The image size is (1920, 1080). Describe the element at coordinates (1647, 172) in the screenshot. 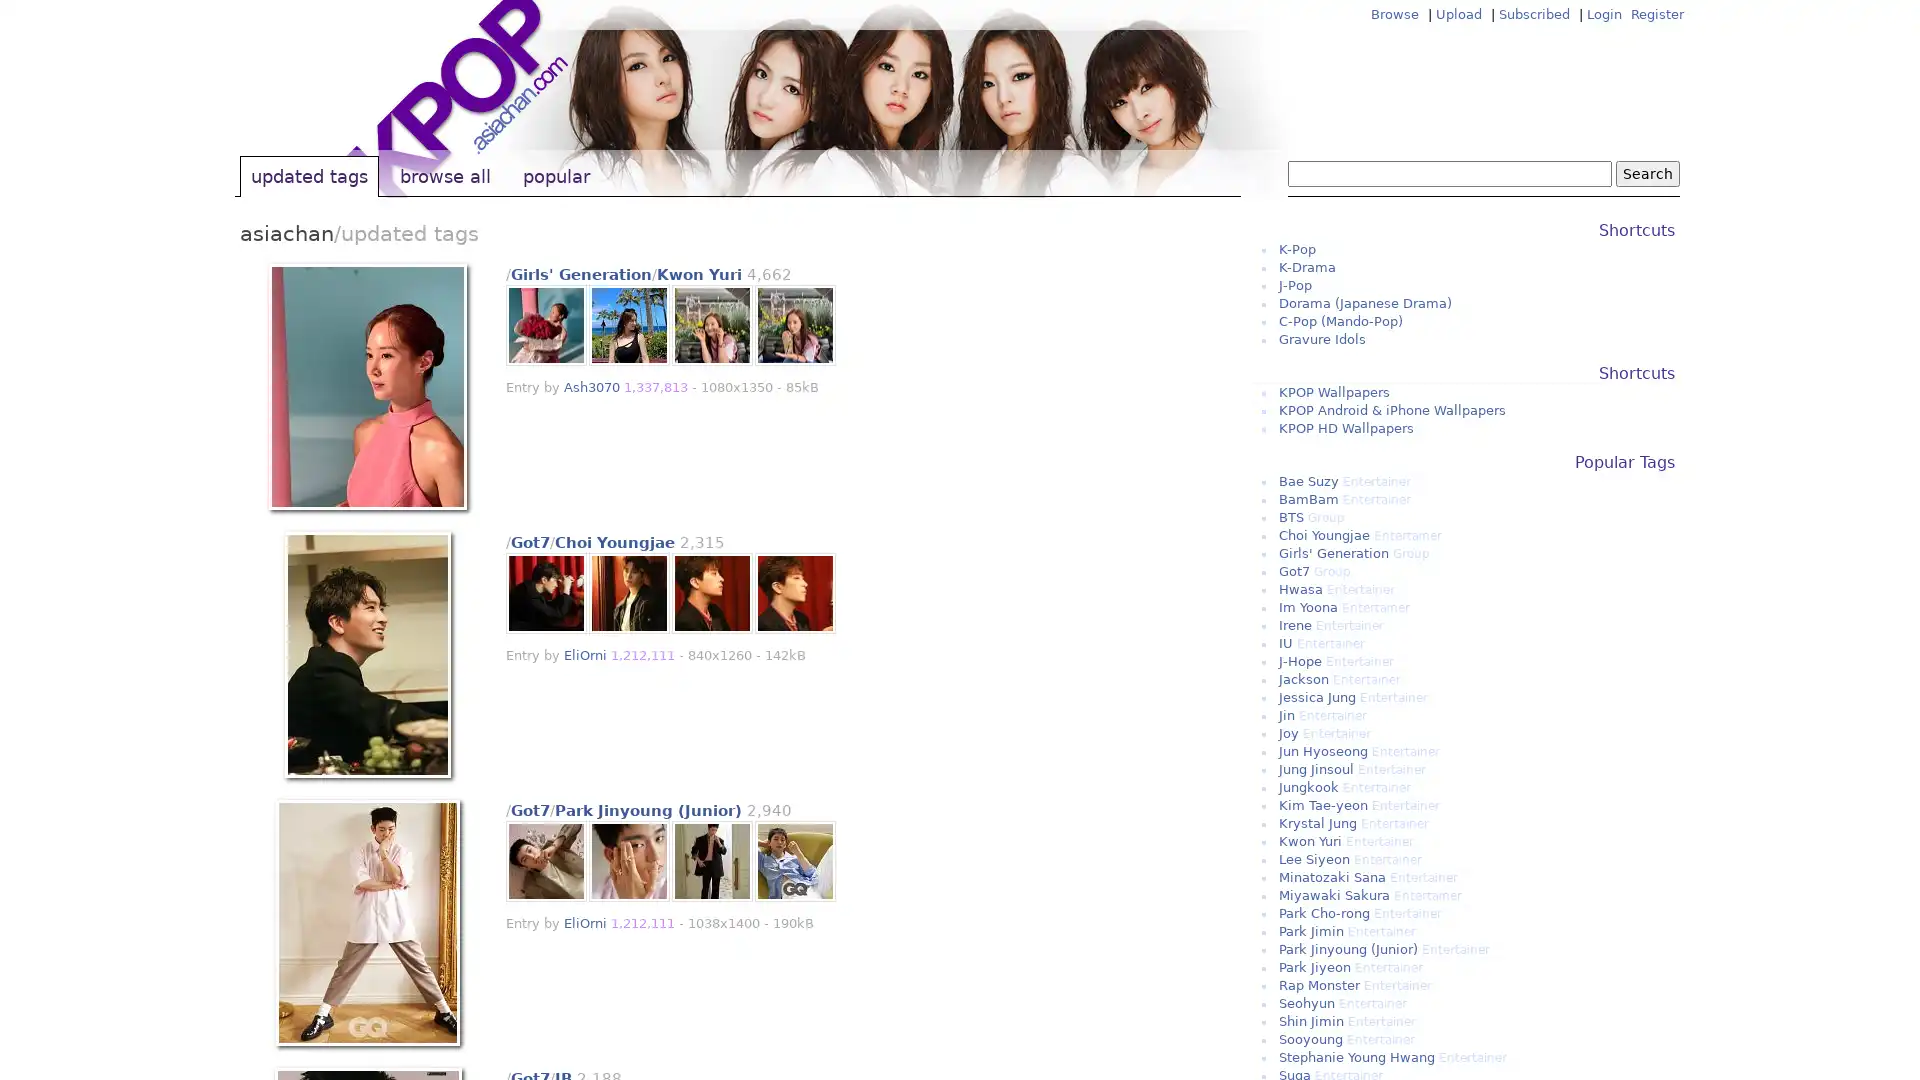

I see `Search` at that location.